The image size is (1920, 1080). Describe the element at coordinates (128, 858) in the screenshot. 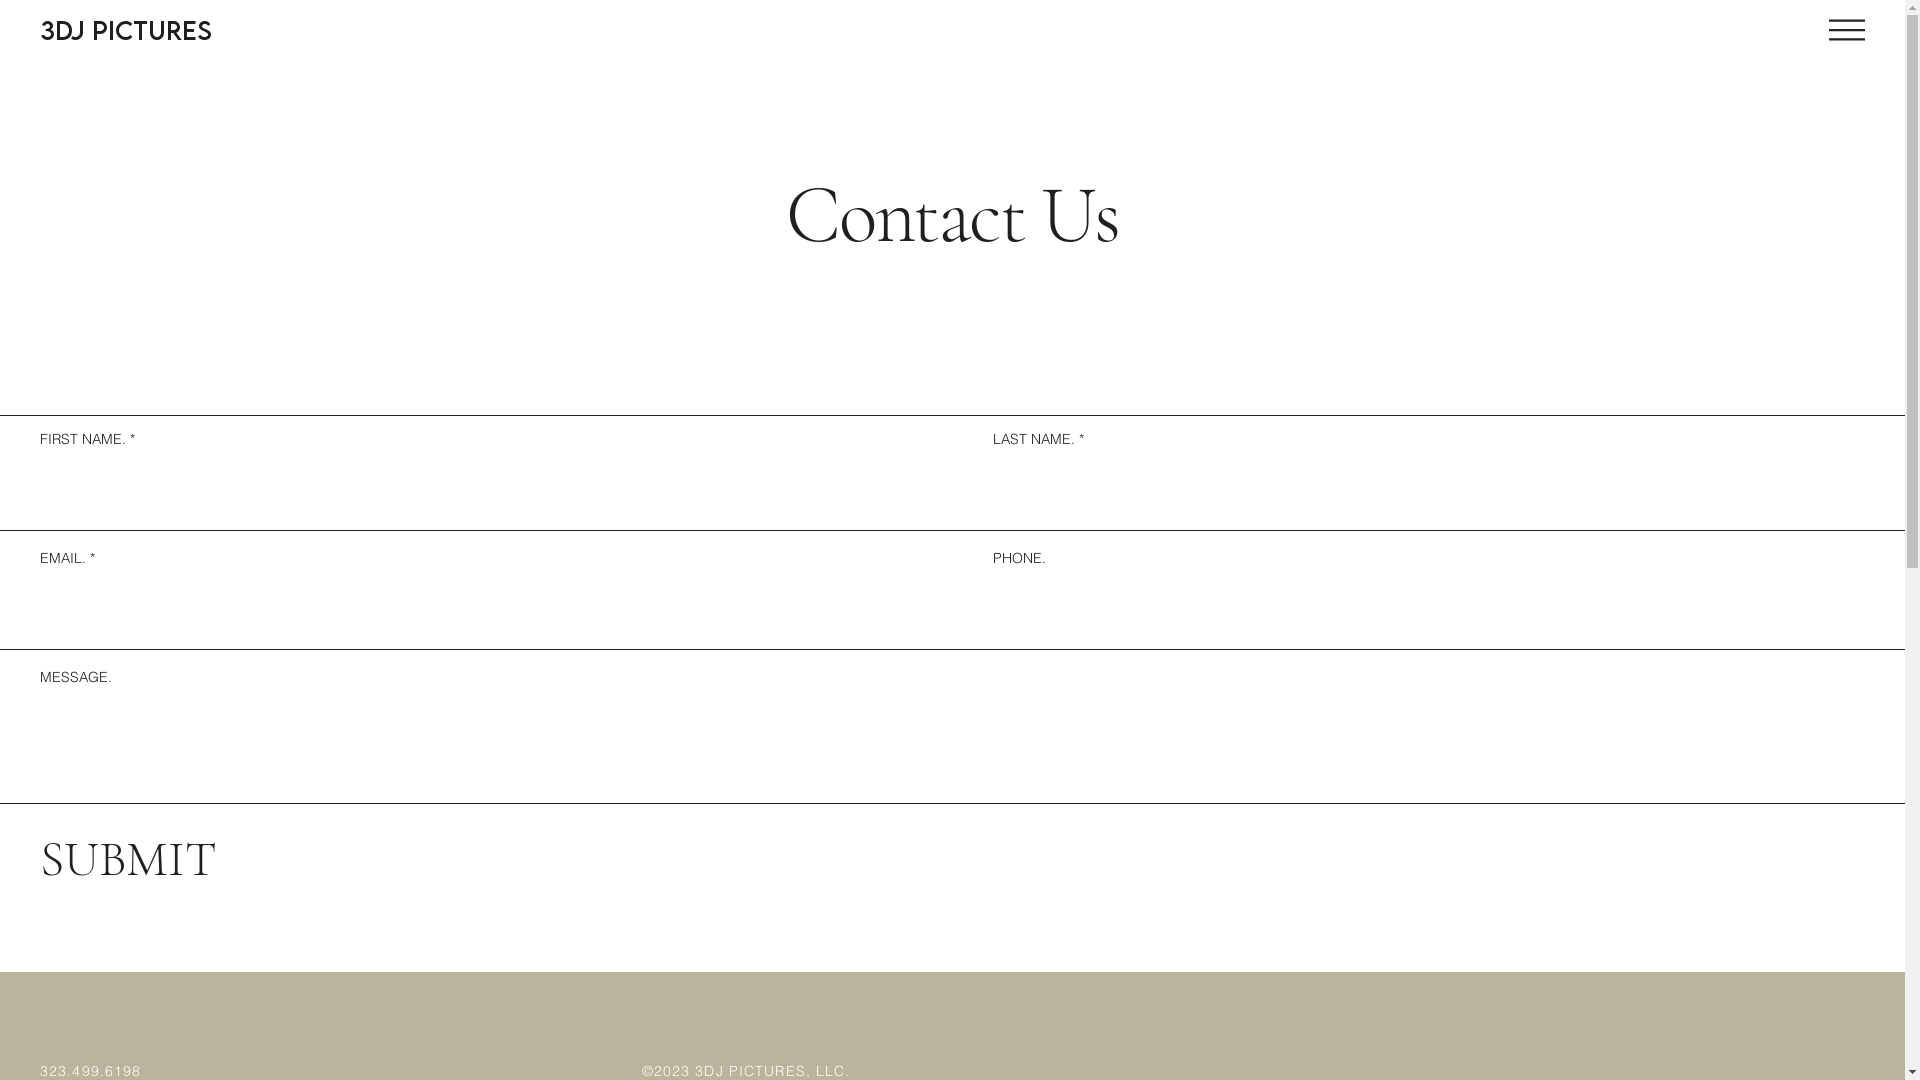

I see `'SUBMIT'` at that location.